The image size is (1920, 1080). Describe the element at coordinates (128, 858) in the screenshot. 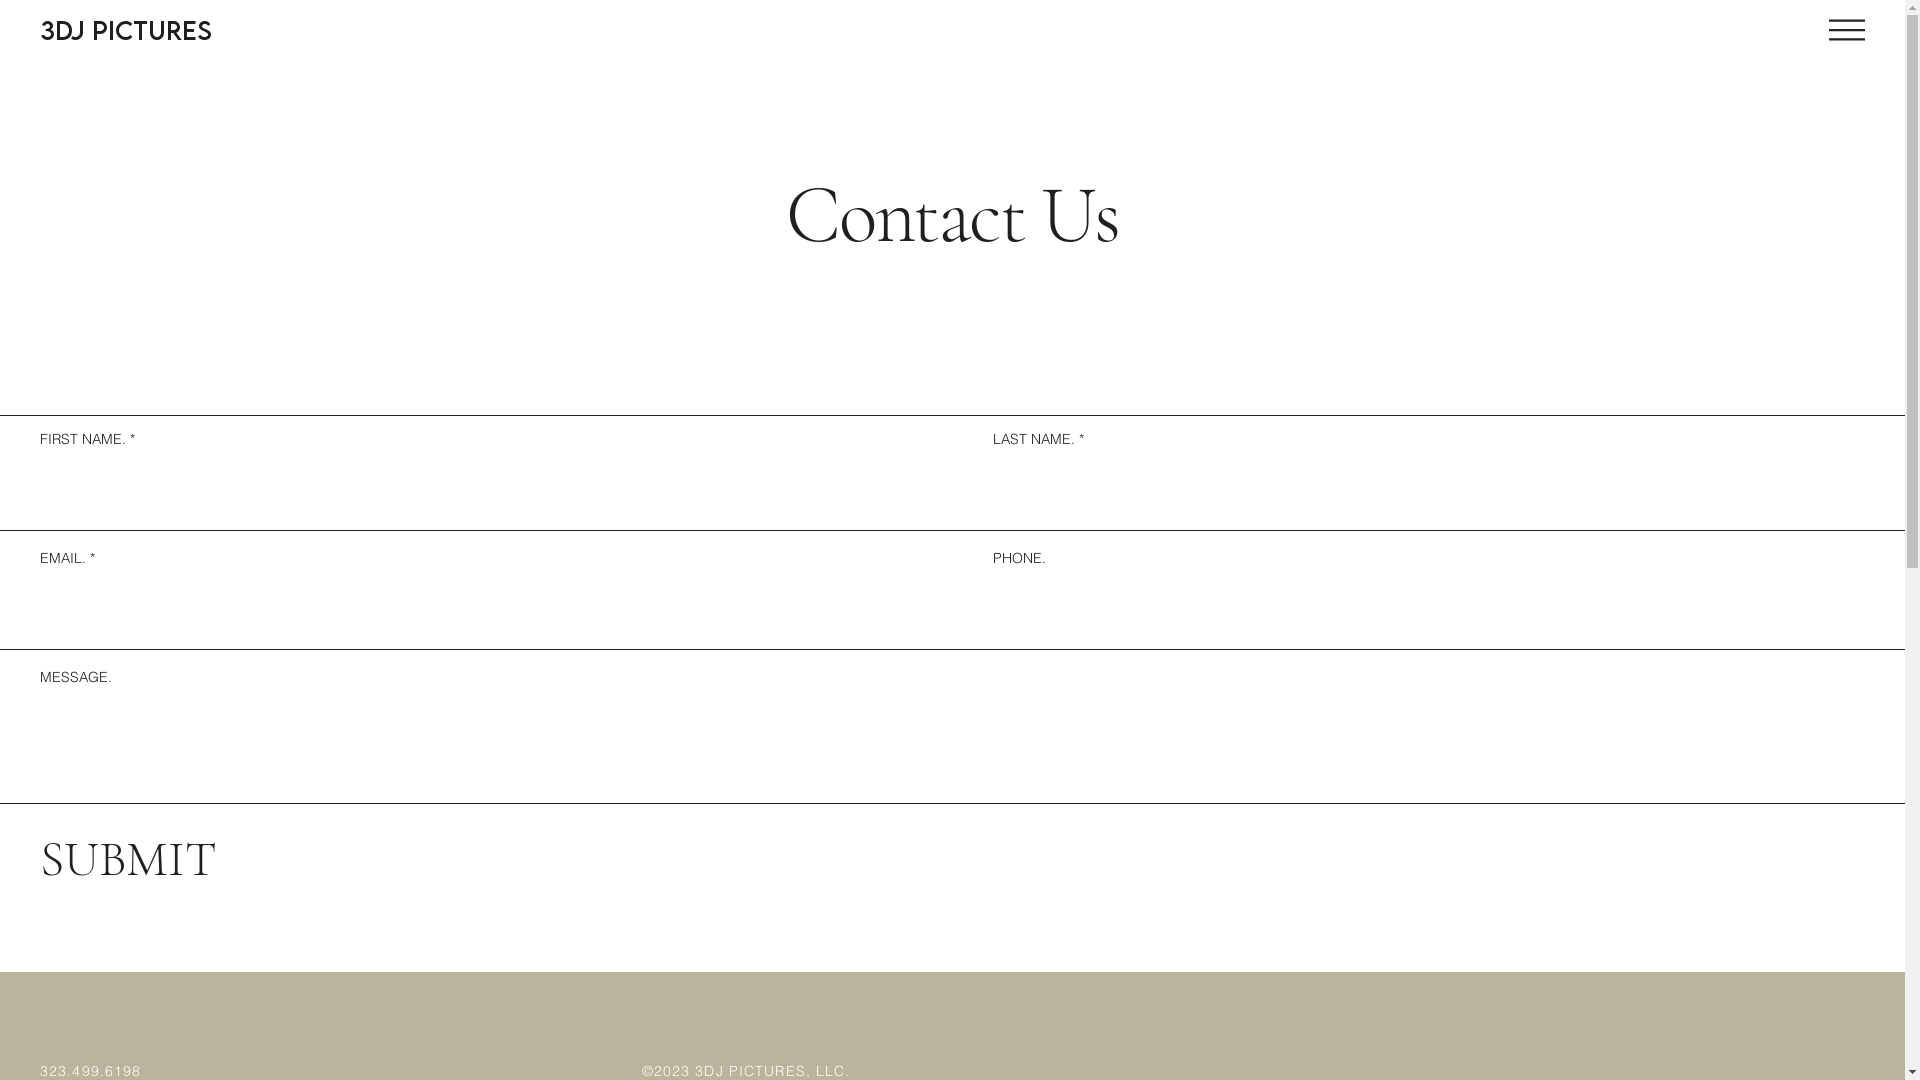

I see `'SUBMIT'` at that location.